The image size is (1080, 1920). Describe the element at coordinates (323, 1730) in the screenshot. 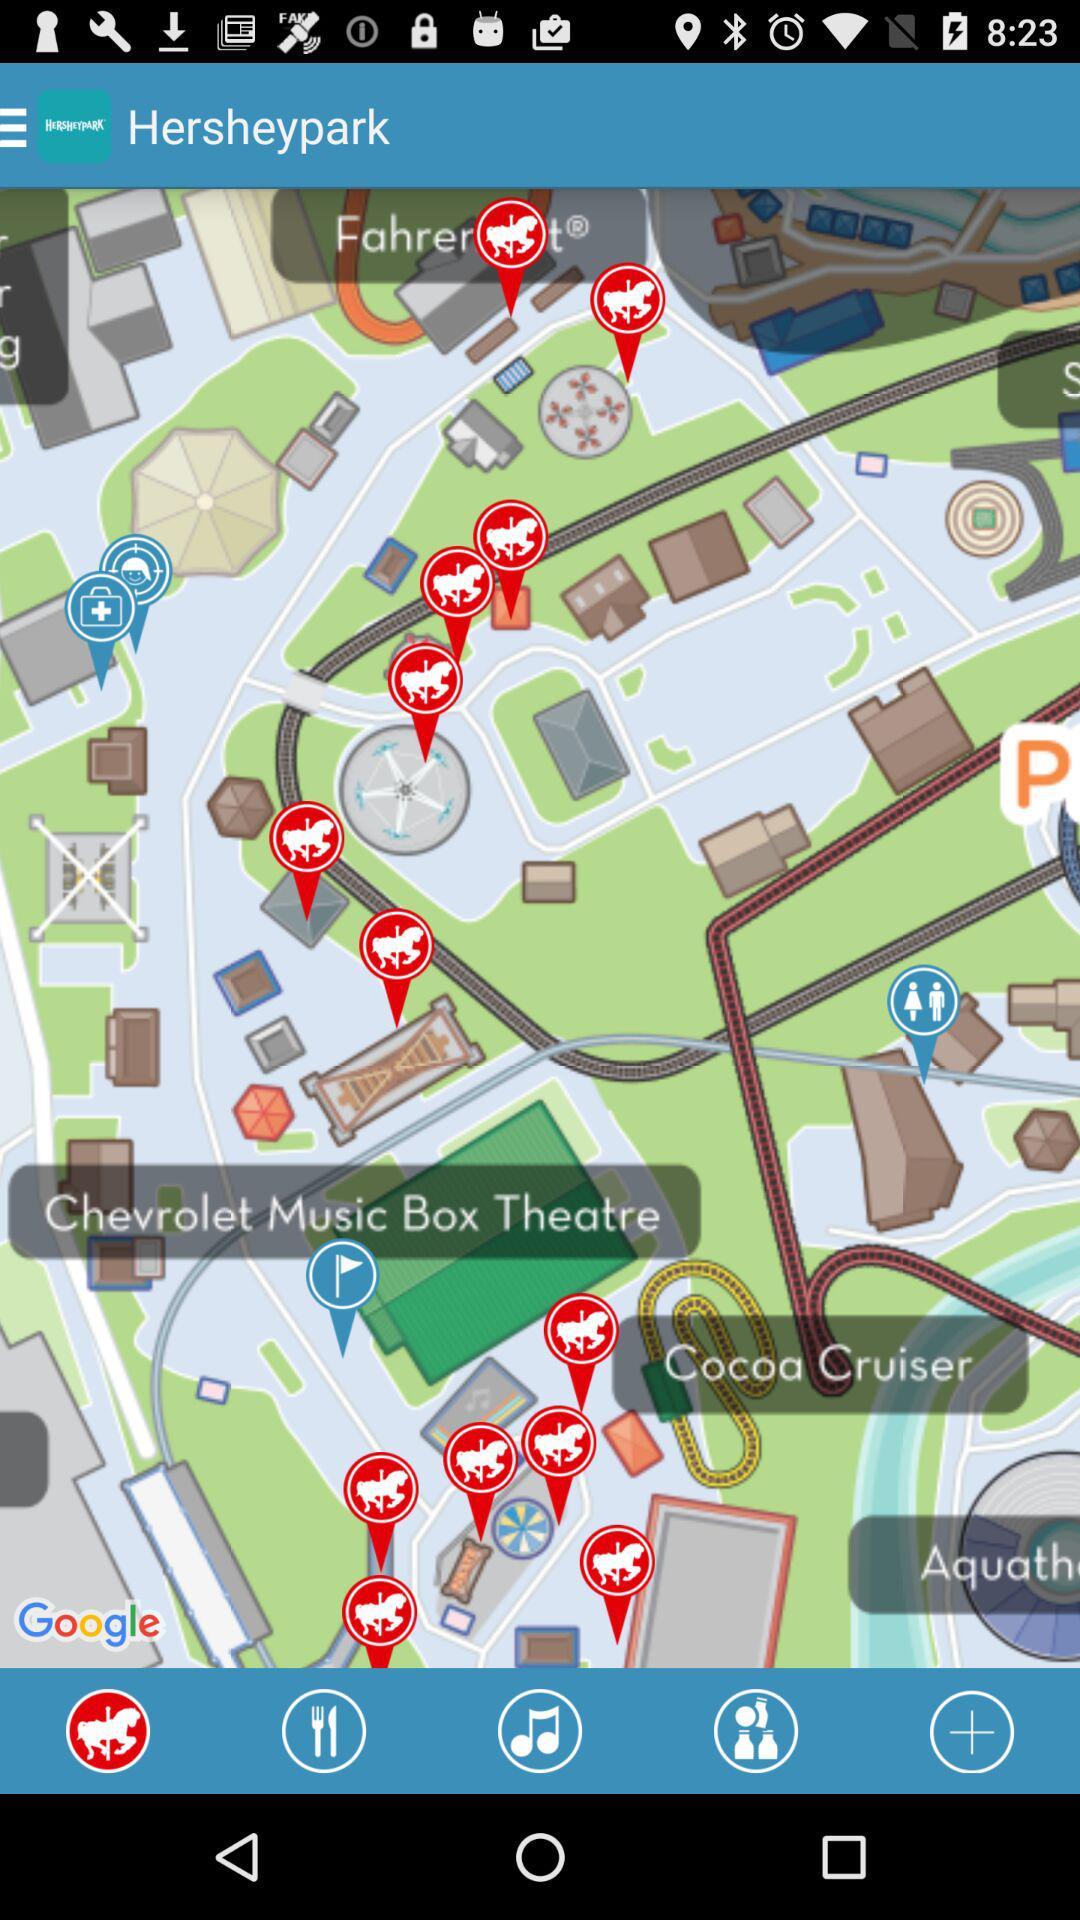

I see `find restaurant` at that location.